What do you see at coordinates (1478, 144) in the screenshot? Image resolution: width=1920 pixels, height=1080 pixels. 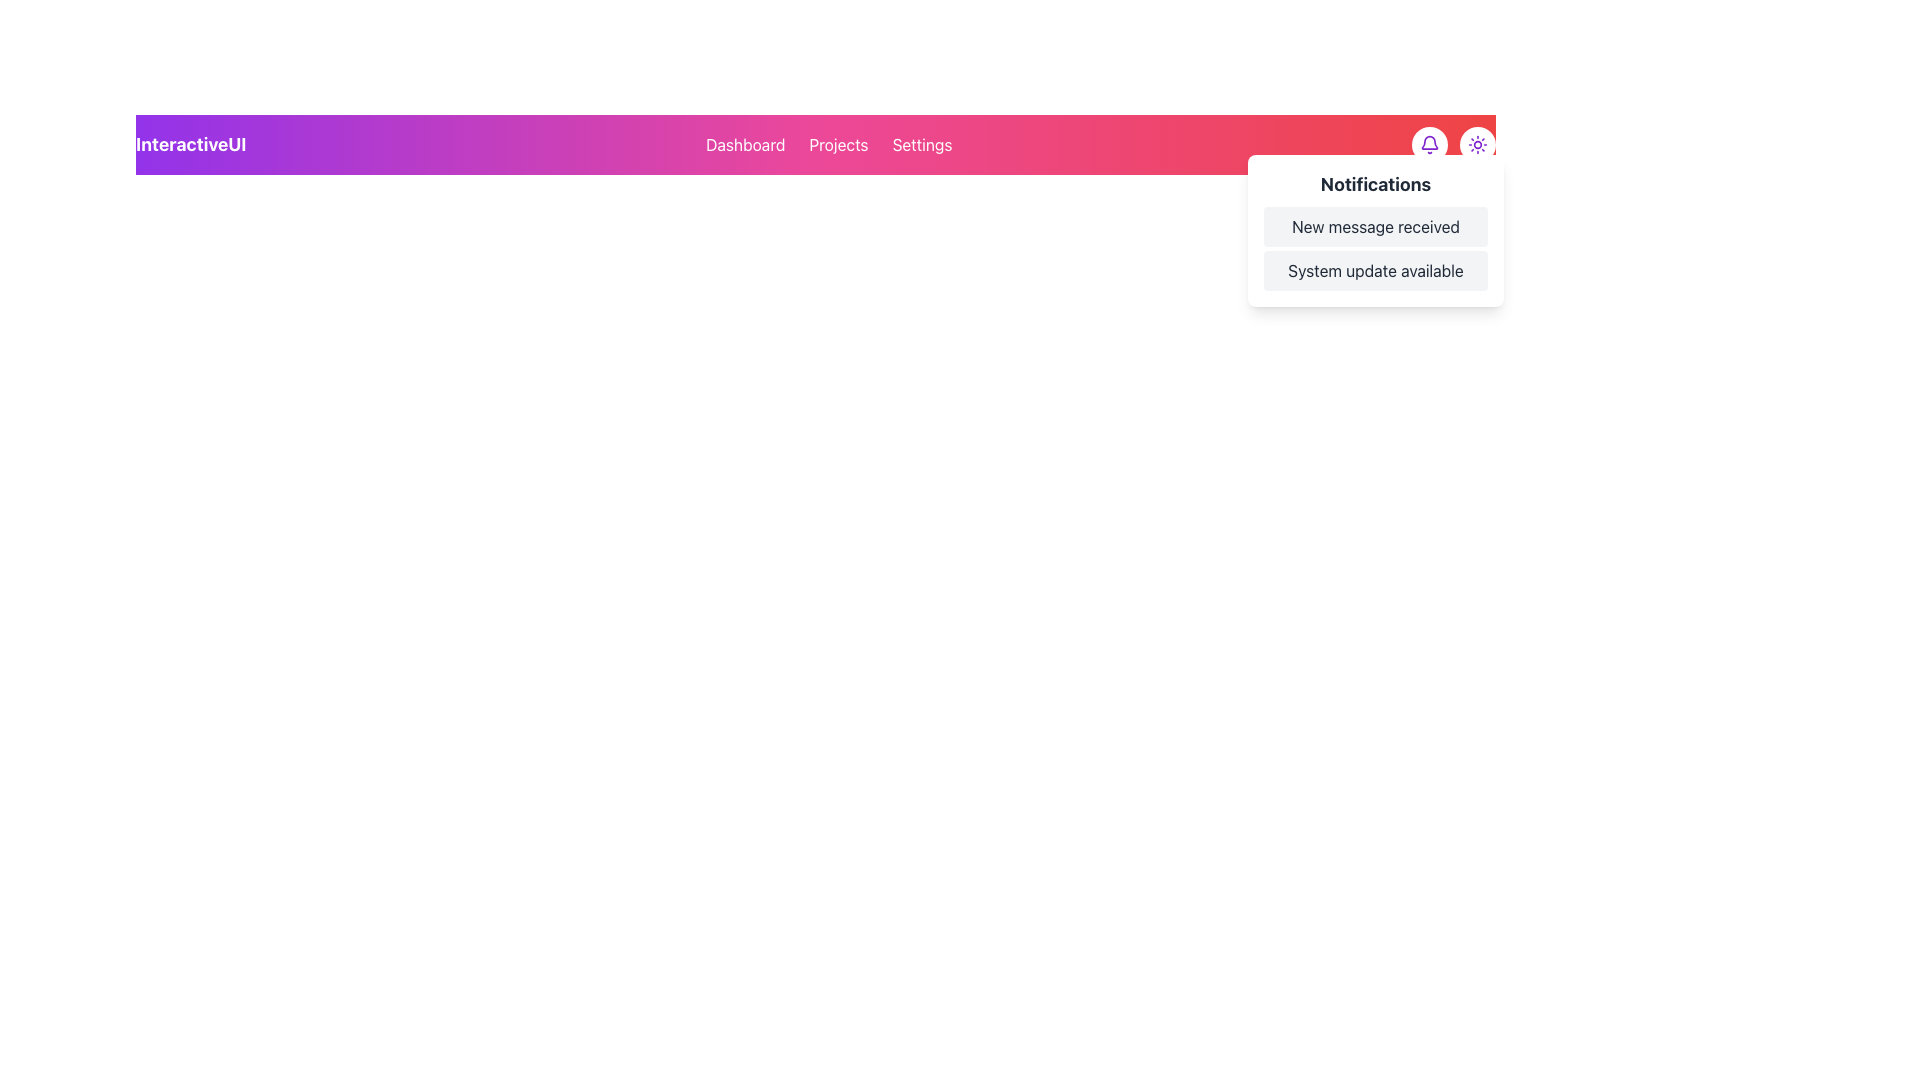 I see `the purple sun icon button located at the top-right corner of the header bar` at bounding box center [1478, 144].